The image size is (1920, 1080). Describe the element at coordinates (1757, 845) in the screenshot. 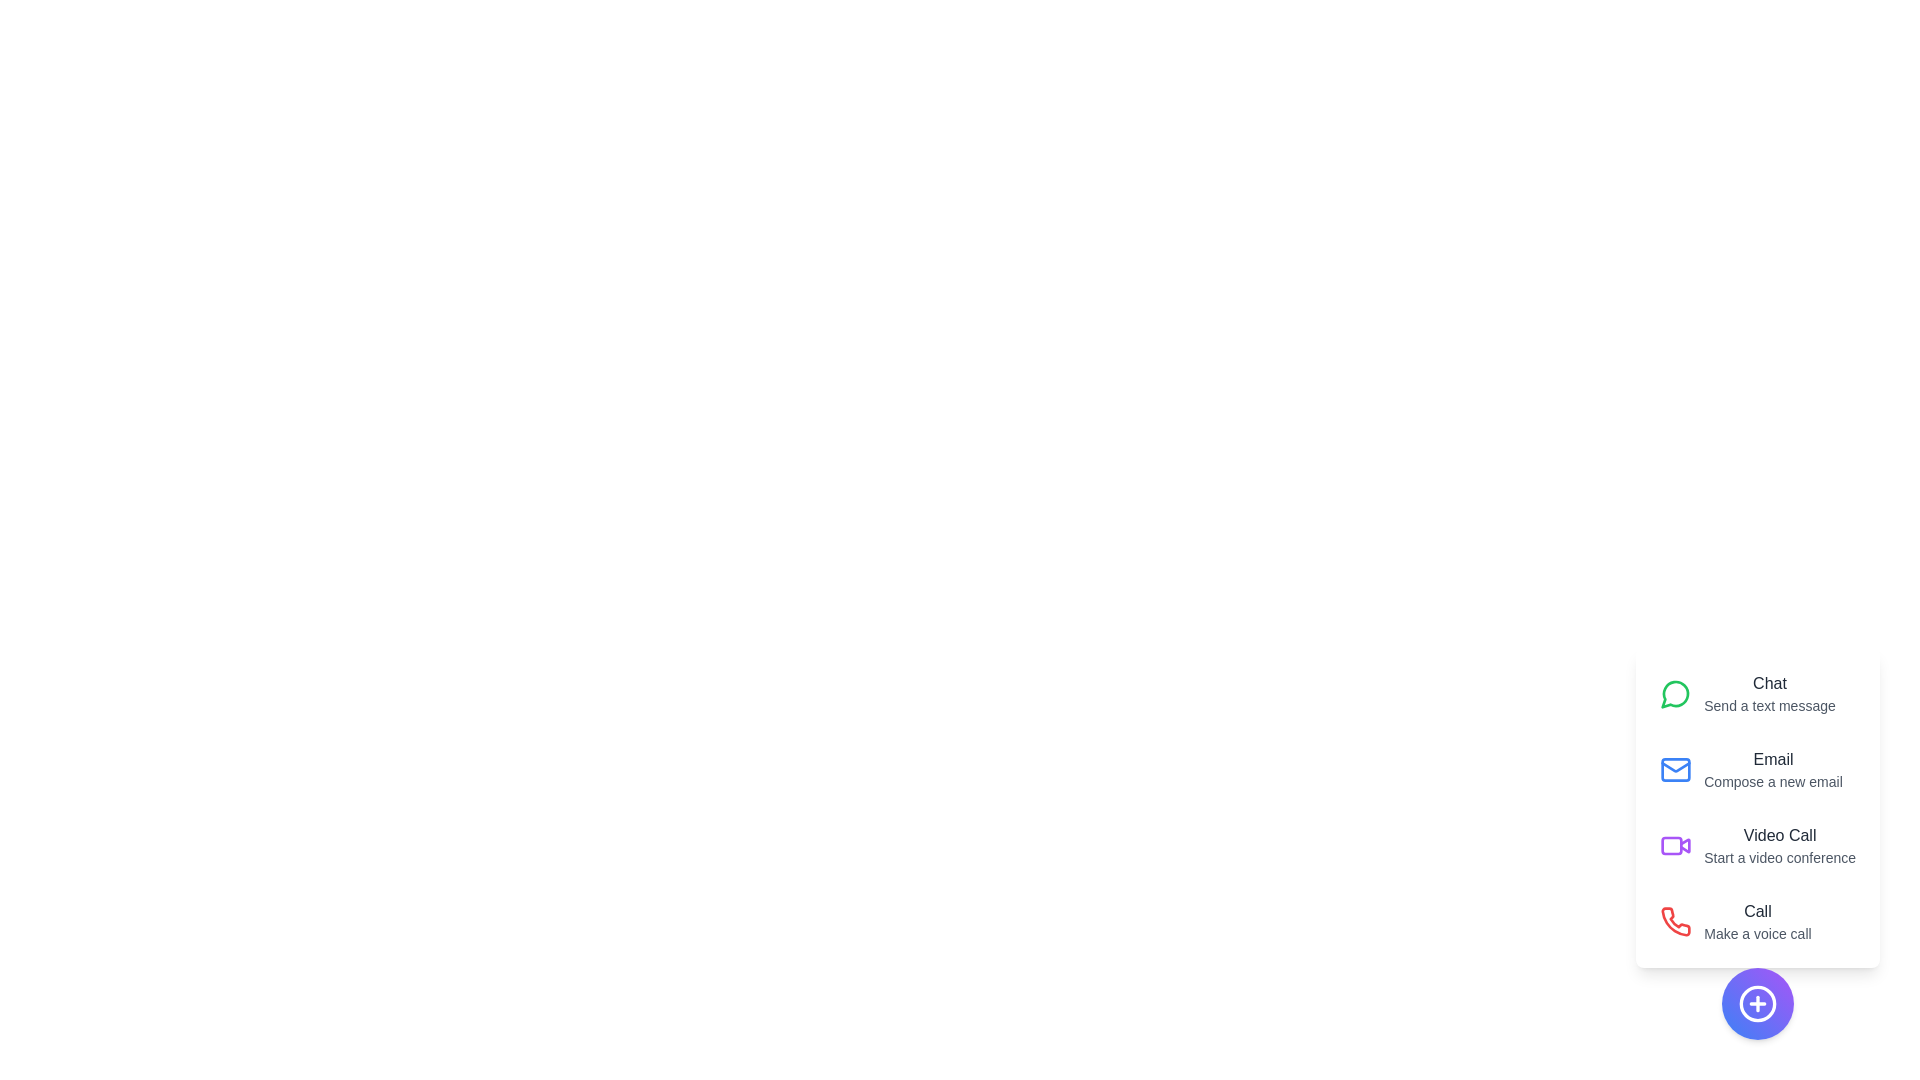

I see `the action labeled Video Call to reveal its description` at that location.